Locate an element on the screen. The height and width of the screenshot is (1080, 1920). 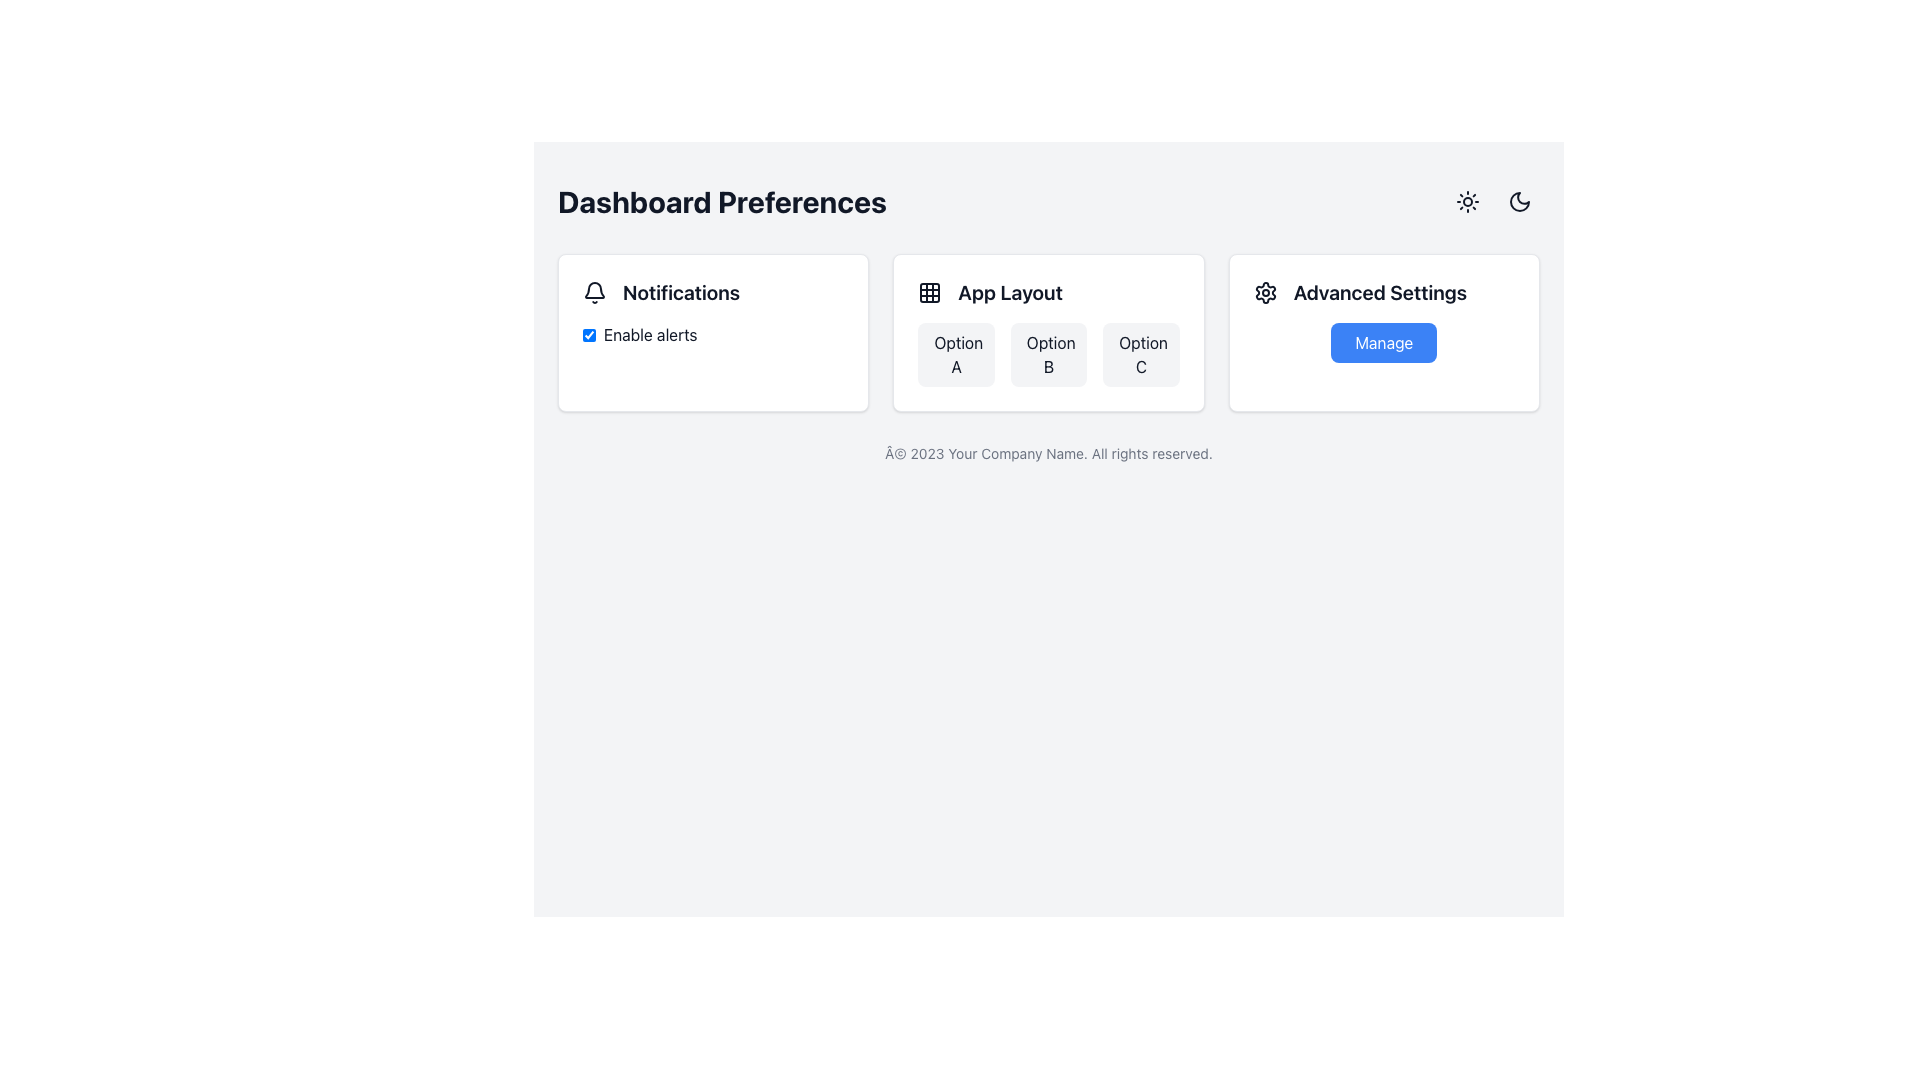
the static text label displaying 'Advanced Settings' in bold black font located in the top-right card of the main interface grid is located at coordinates (1379, 293).